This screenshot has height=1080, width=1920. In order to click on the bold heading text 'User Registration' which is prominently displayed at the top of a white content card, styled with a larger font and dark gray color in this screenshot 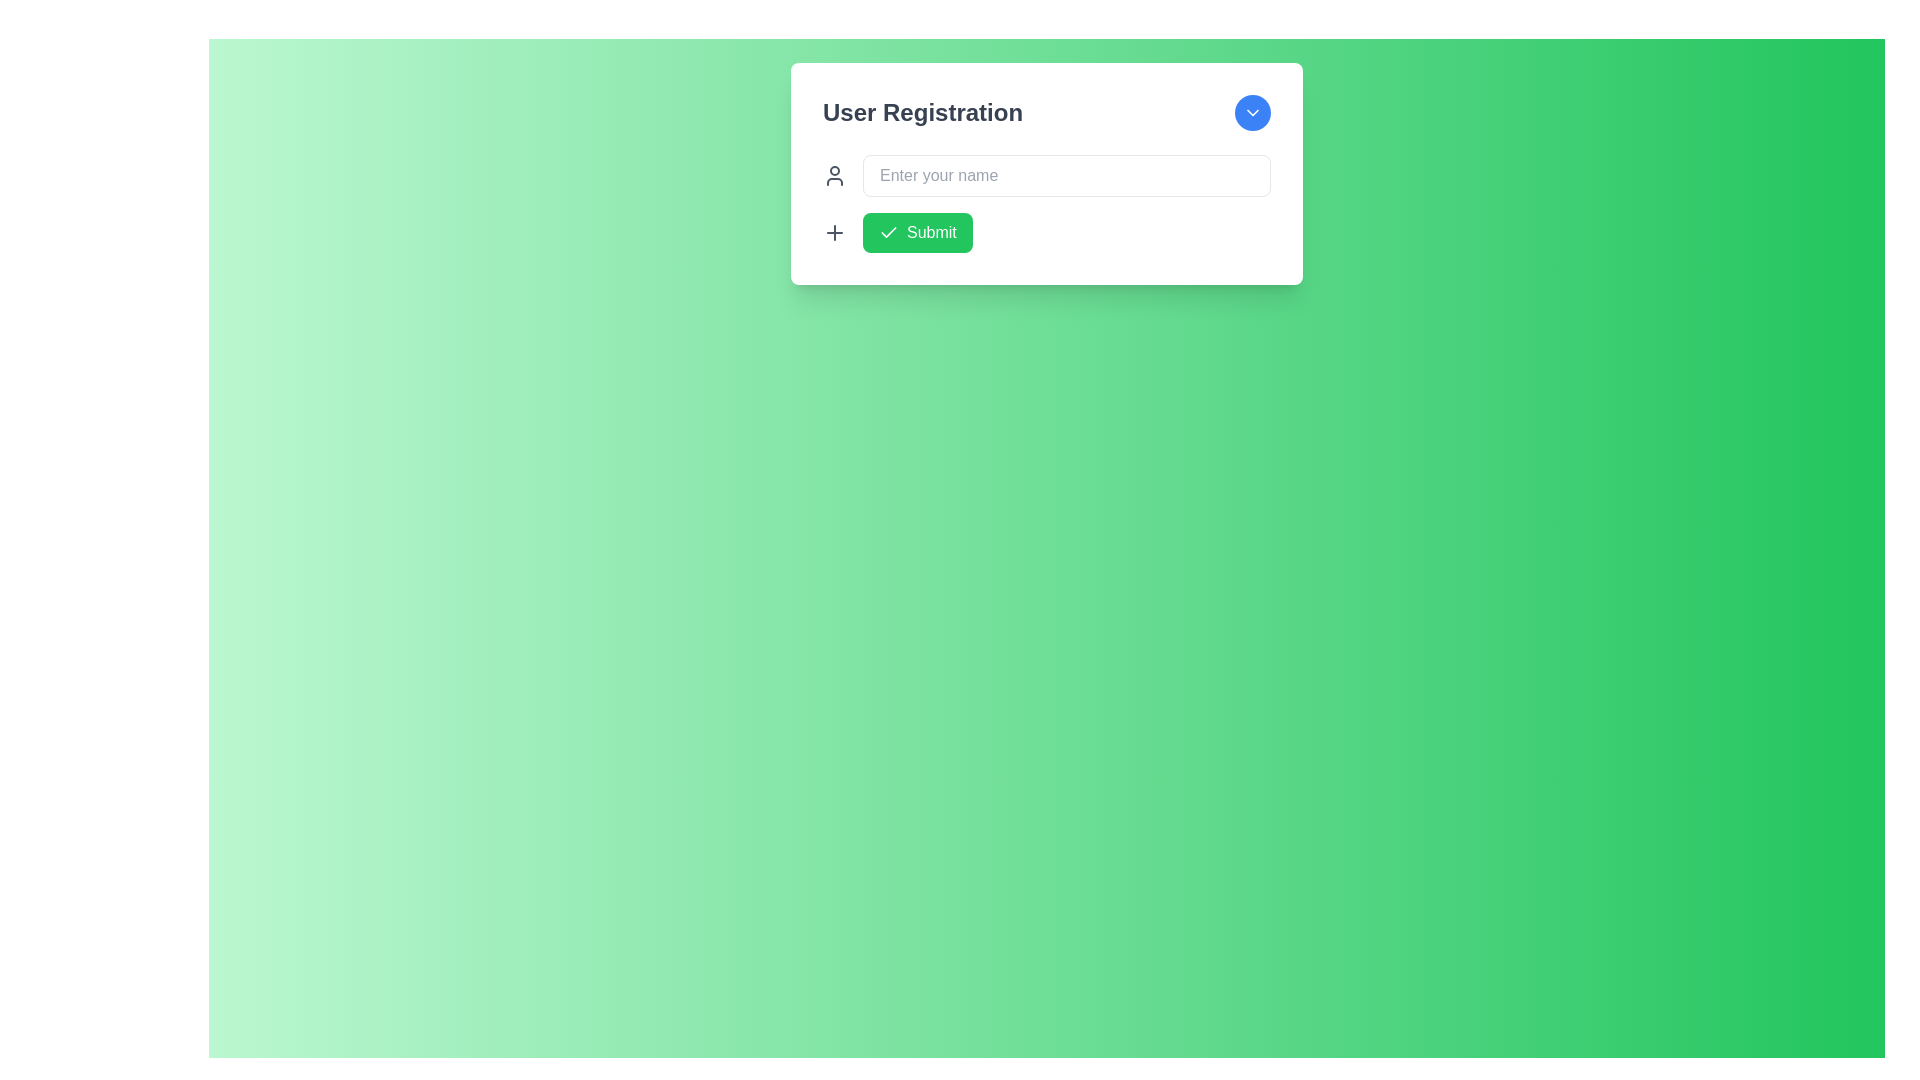, I will do `click(921, 112)`.